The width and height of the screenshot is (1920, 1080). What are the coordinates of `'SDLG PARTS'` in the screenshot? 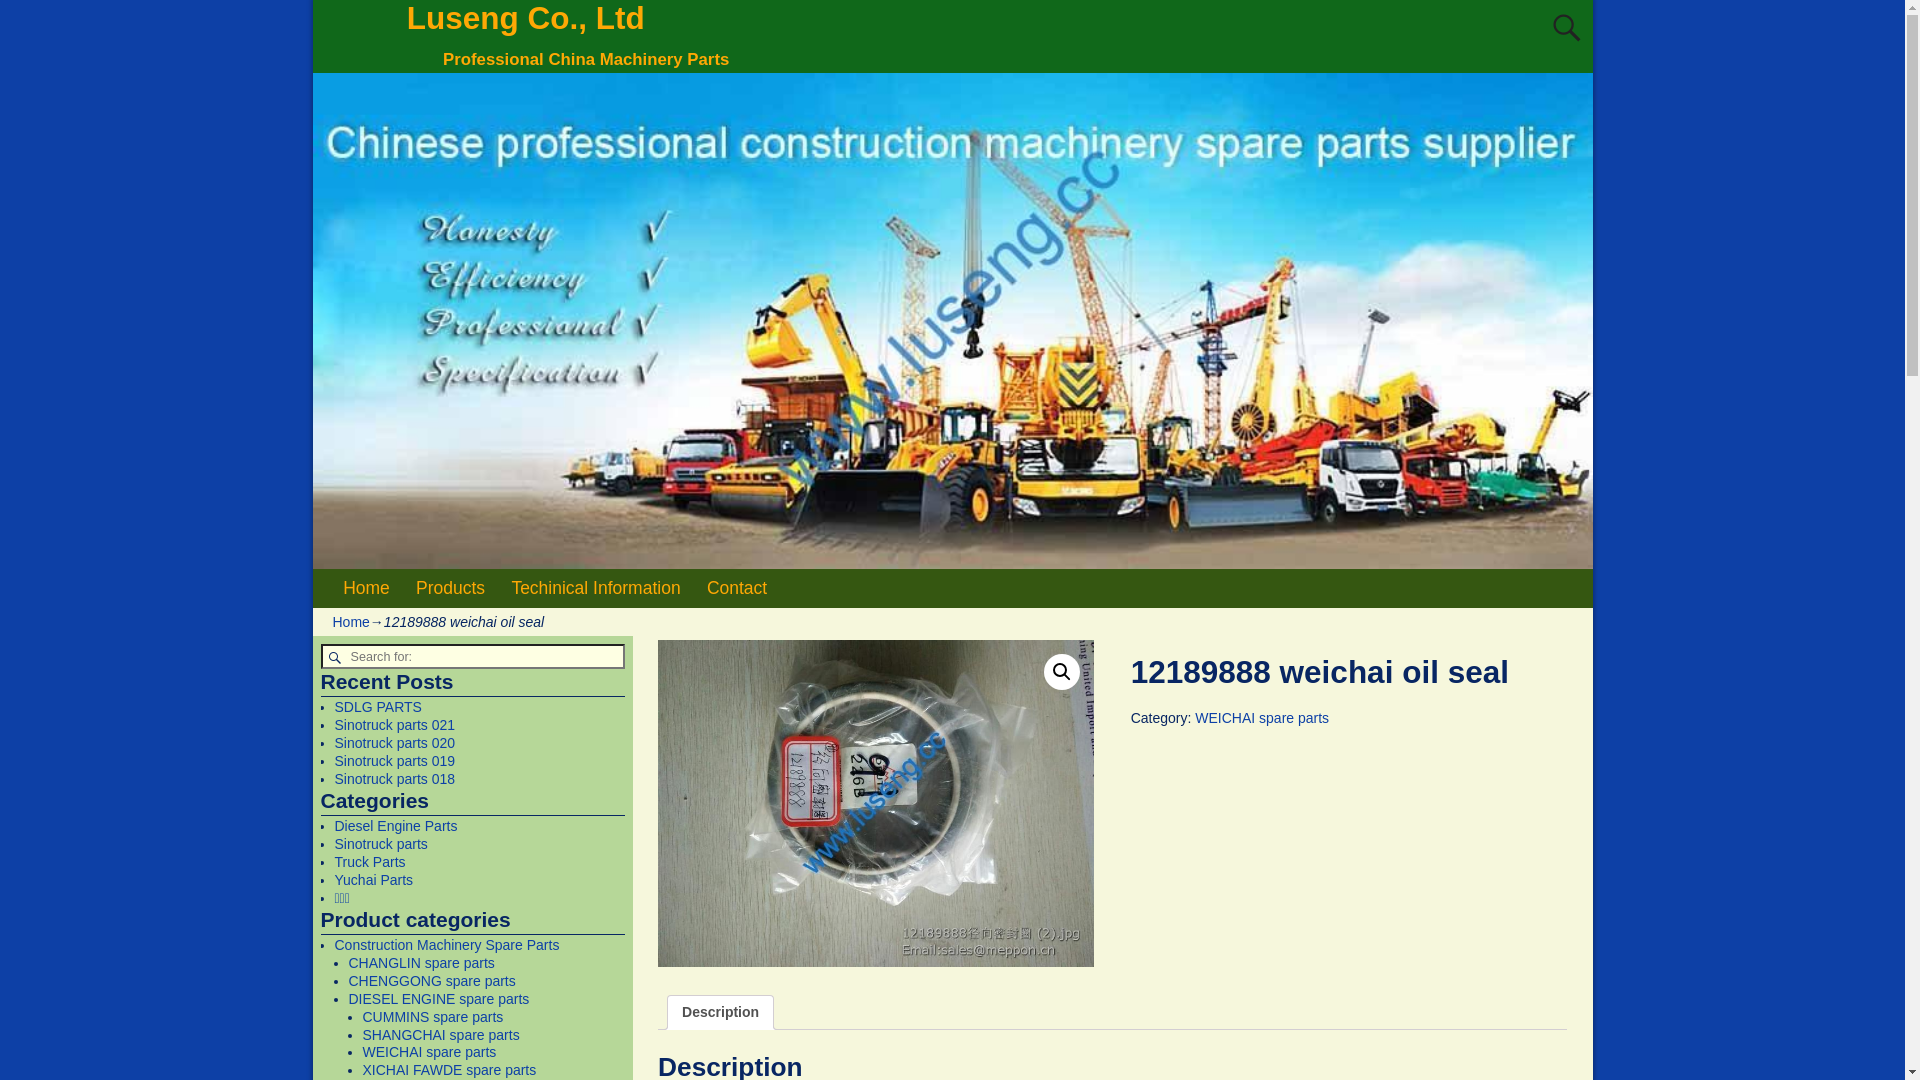 It's located at (377, 705).